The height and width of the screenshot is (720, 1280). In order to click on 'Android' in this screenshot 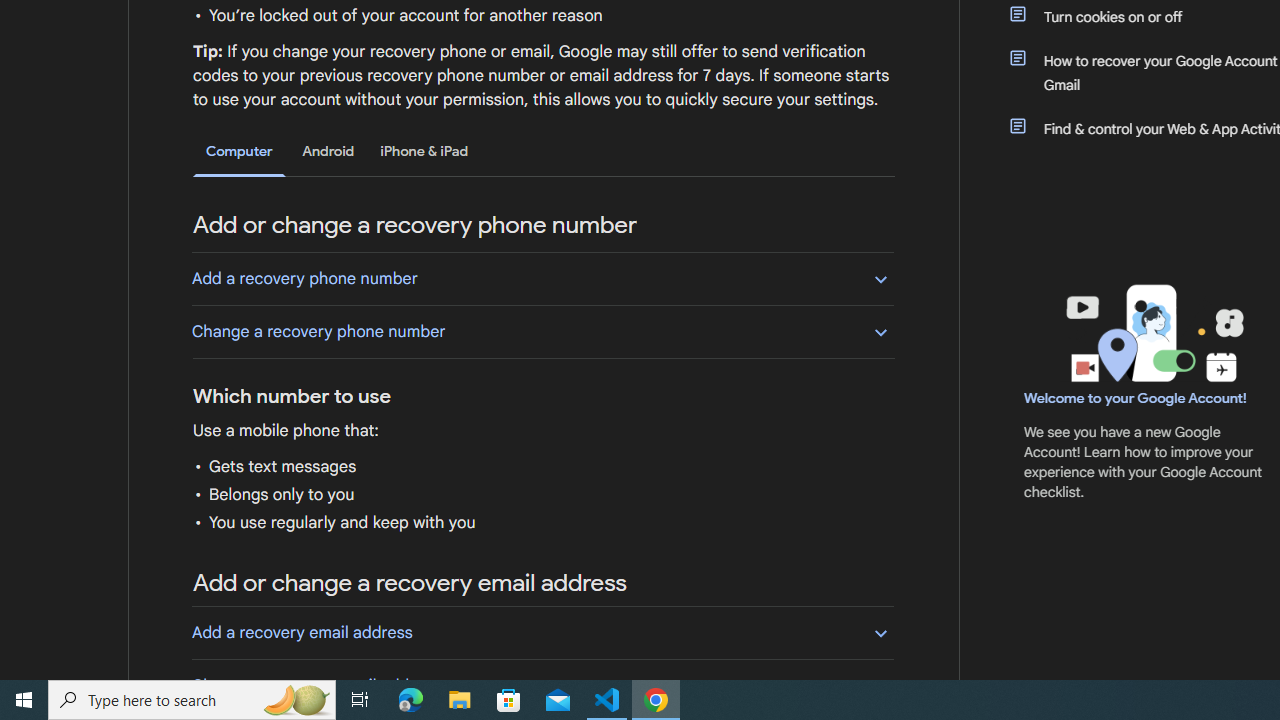, I will do `click(328, 150)`.